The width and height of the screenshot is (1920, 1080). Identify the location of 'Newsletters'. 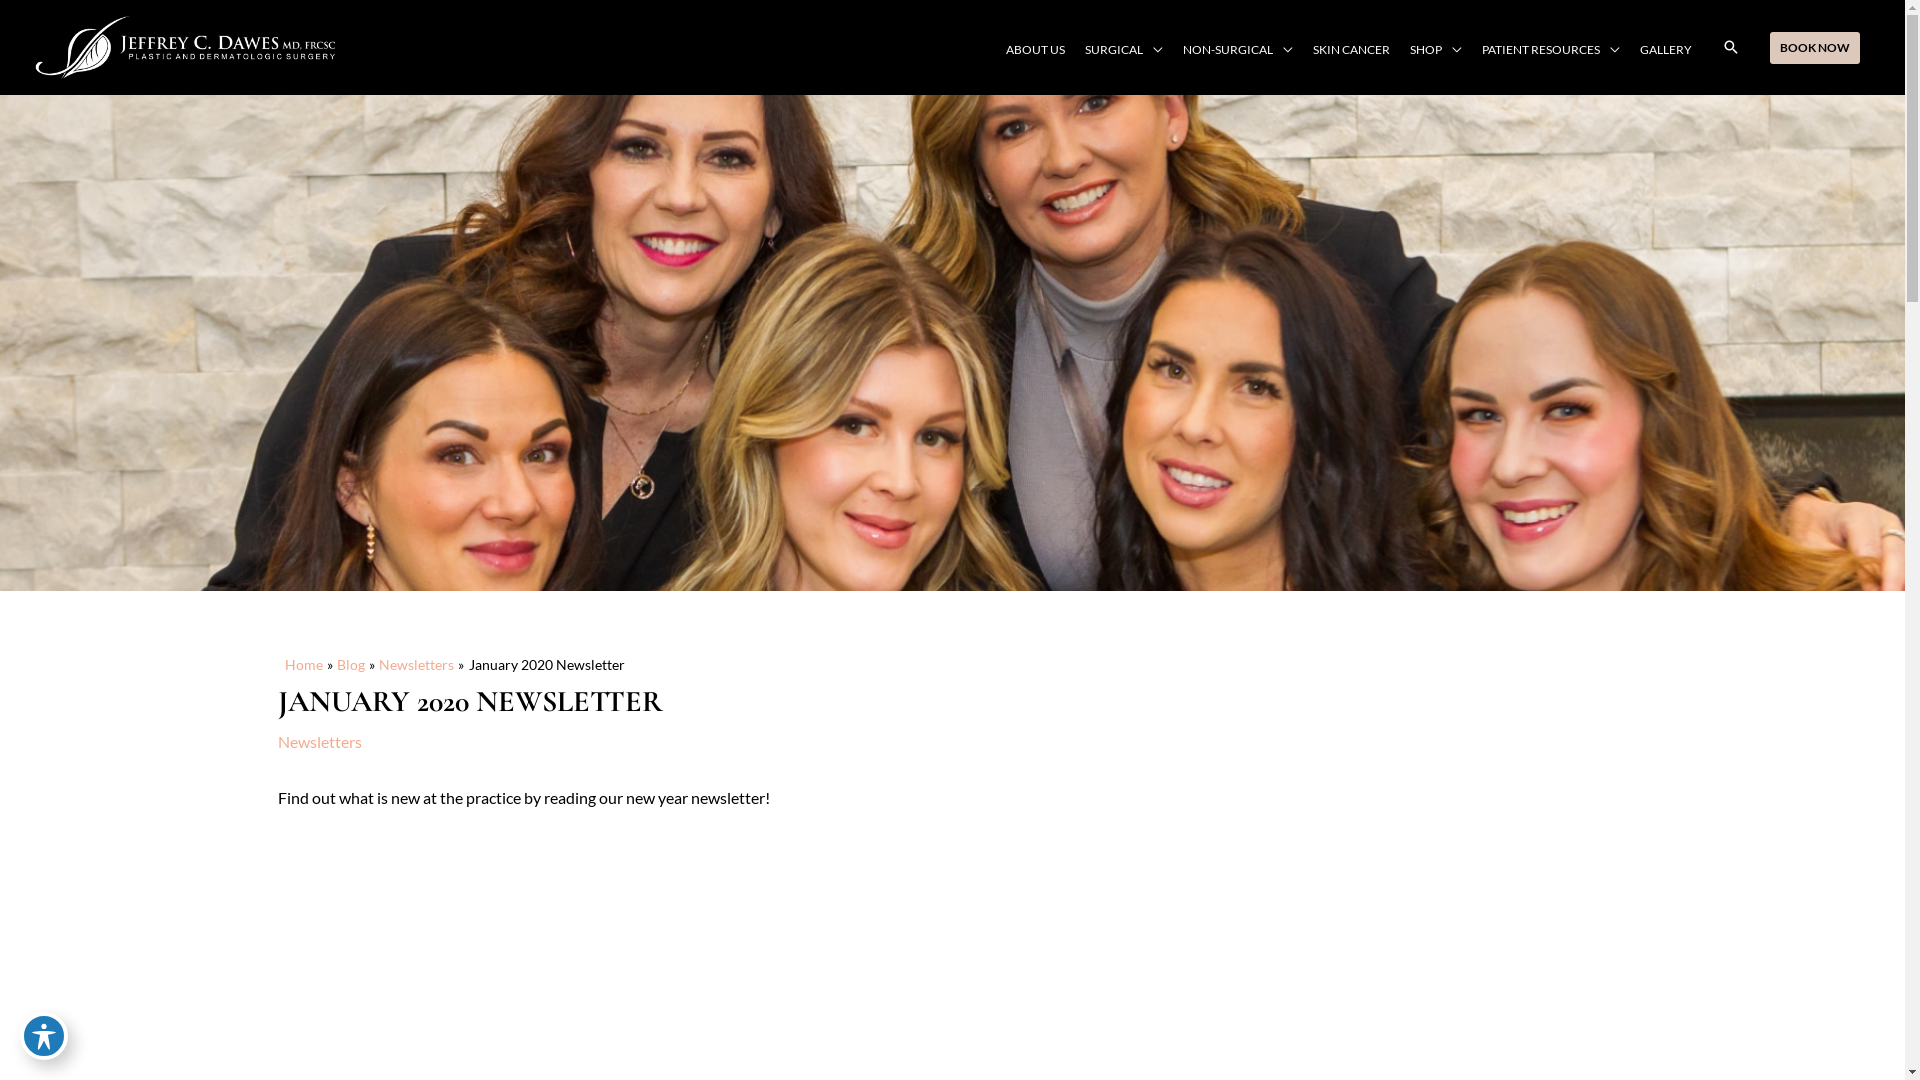
(415, 664).